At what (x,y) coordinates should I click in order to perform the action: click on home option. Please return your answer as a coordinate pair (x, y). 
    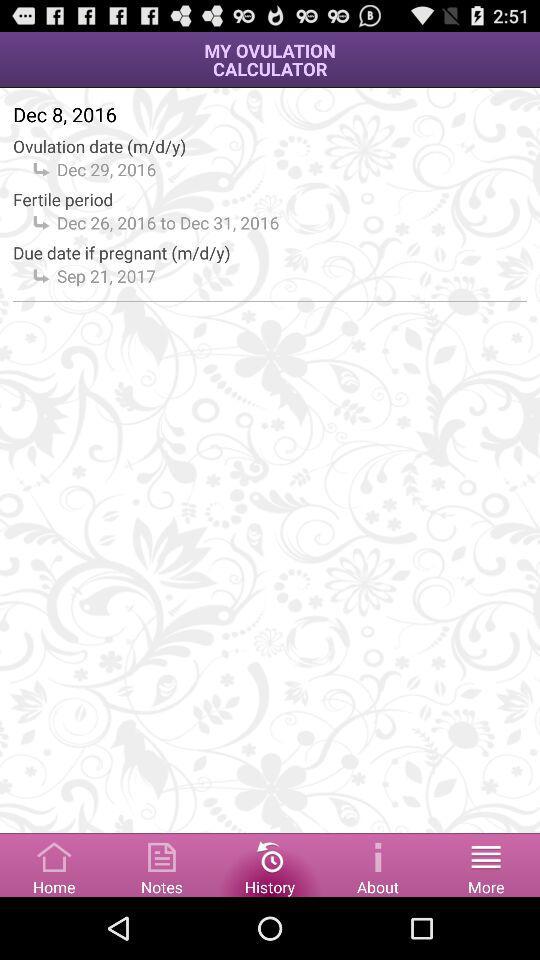
    Looking at the image, I should click on (54, 863).